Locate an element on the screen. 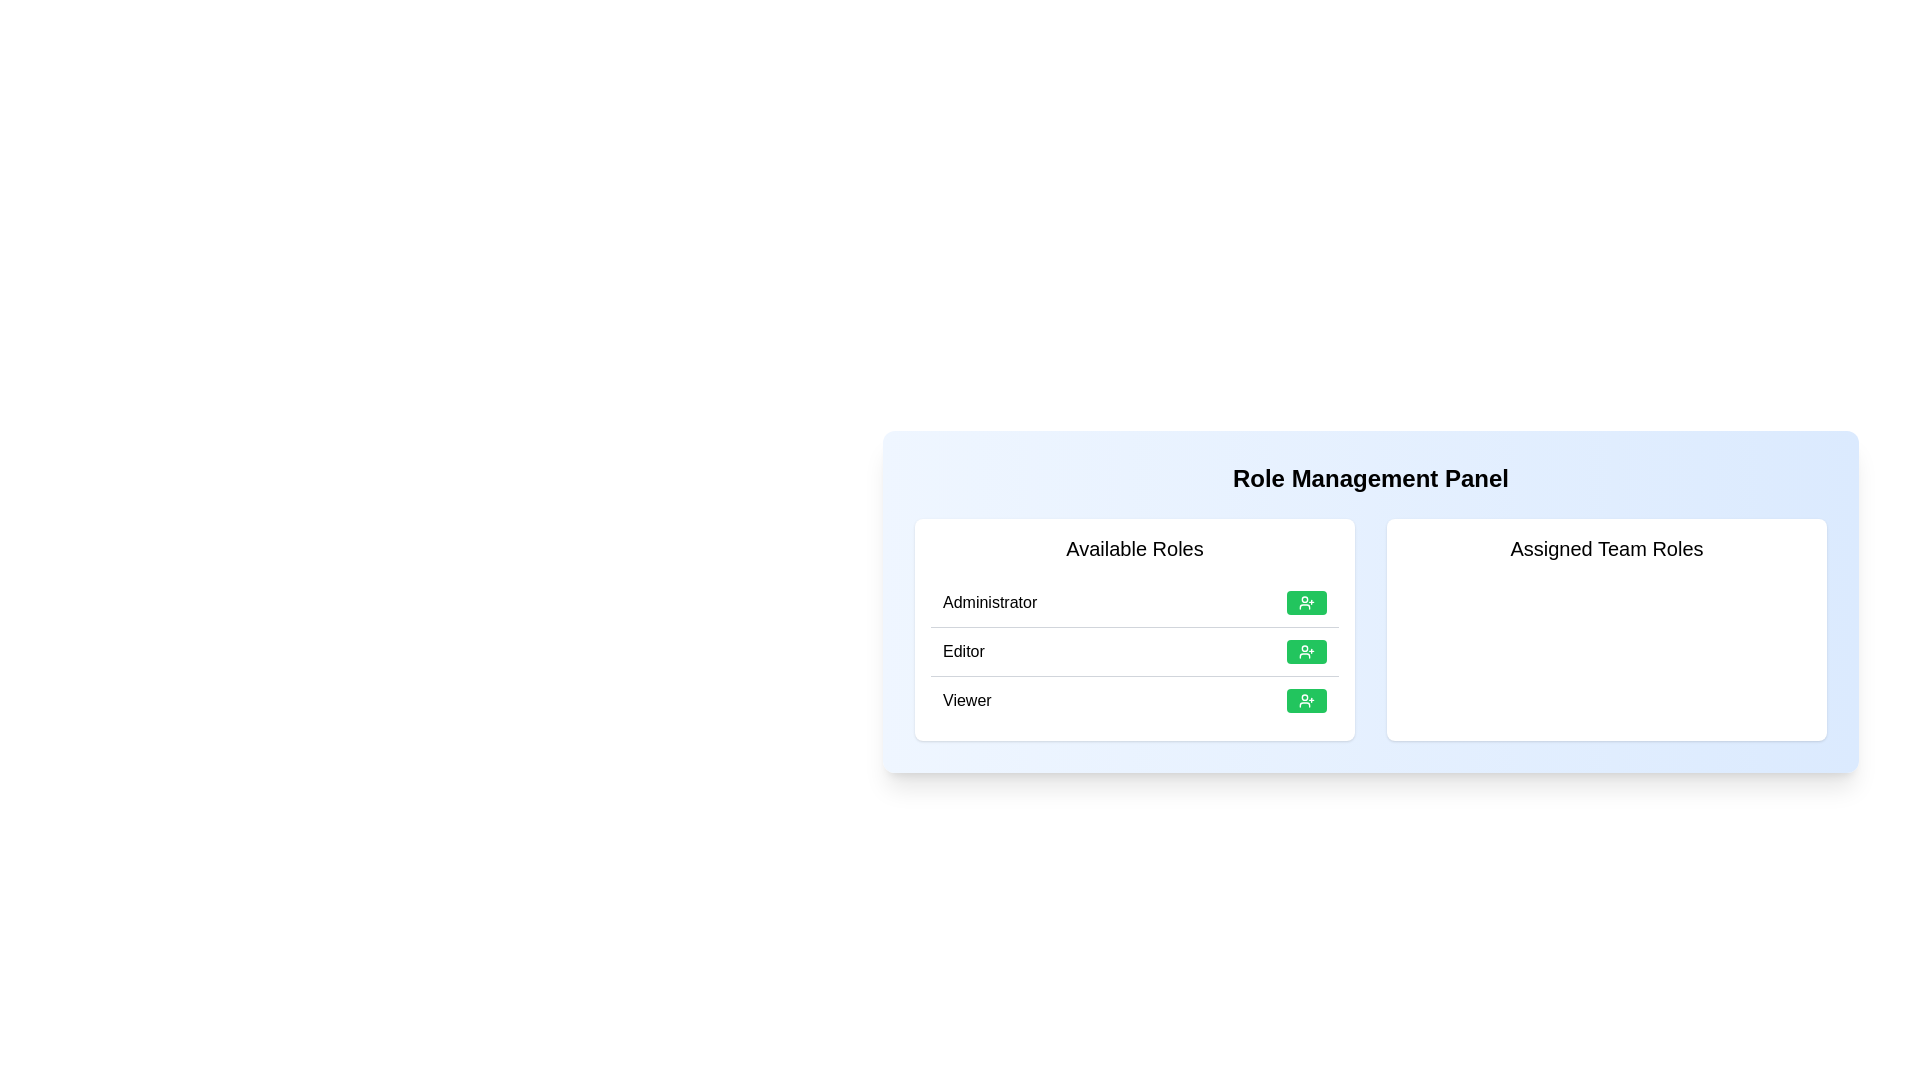 This screenshot has height=1080, width=1920. green button next to the role 'Editor' in the 'Available Roles' section to assign it to the team is located at coordinates (1306, 651).